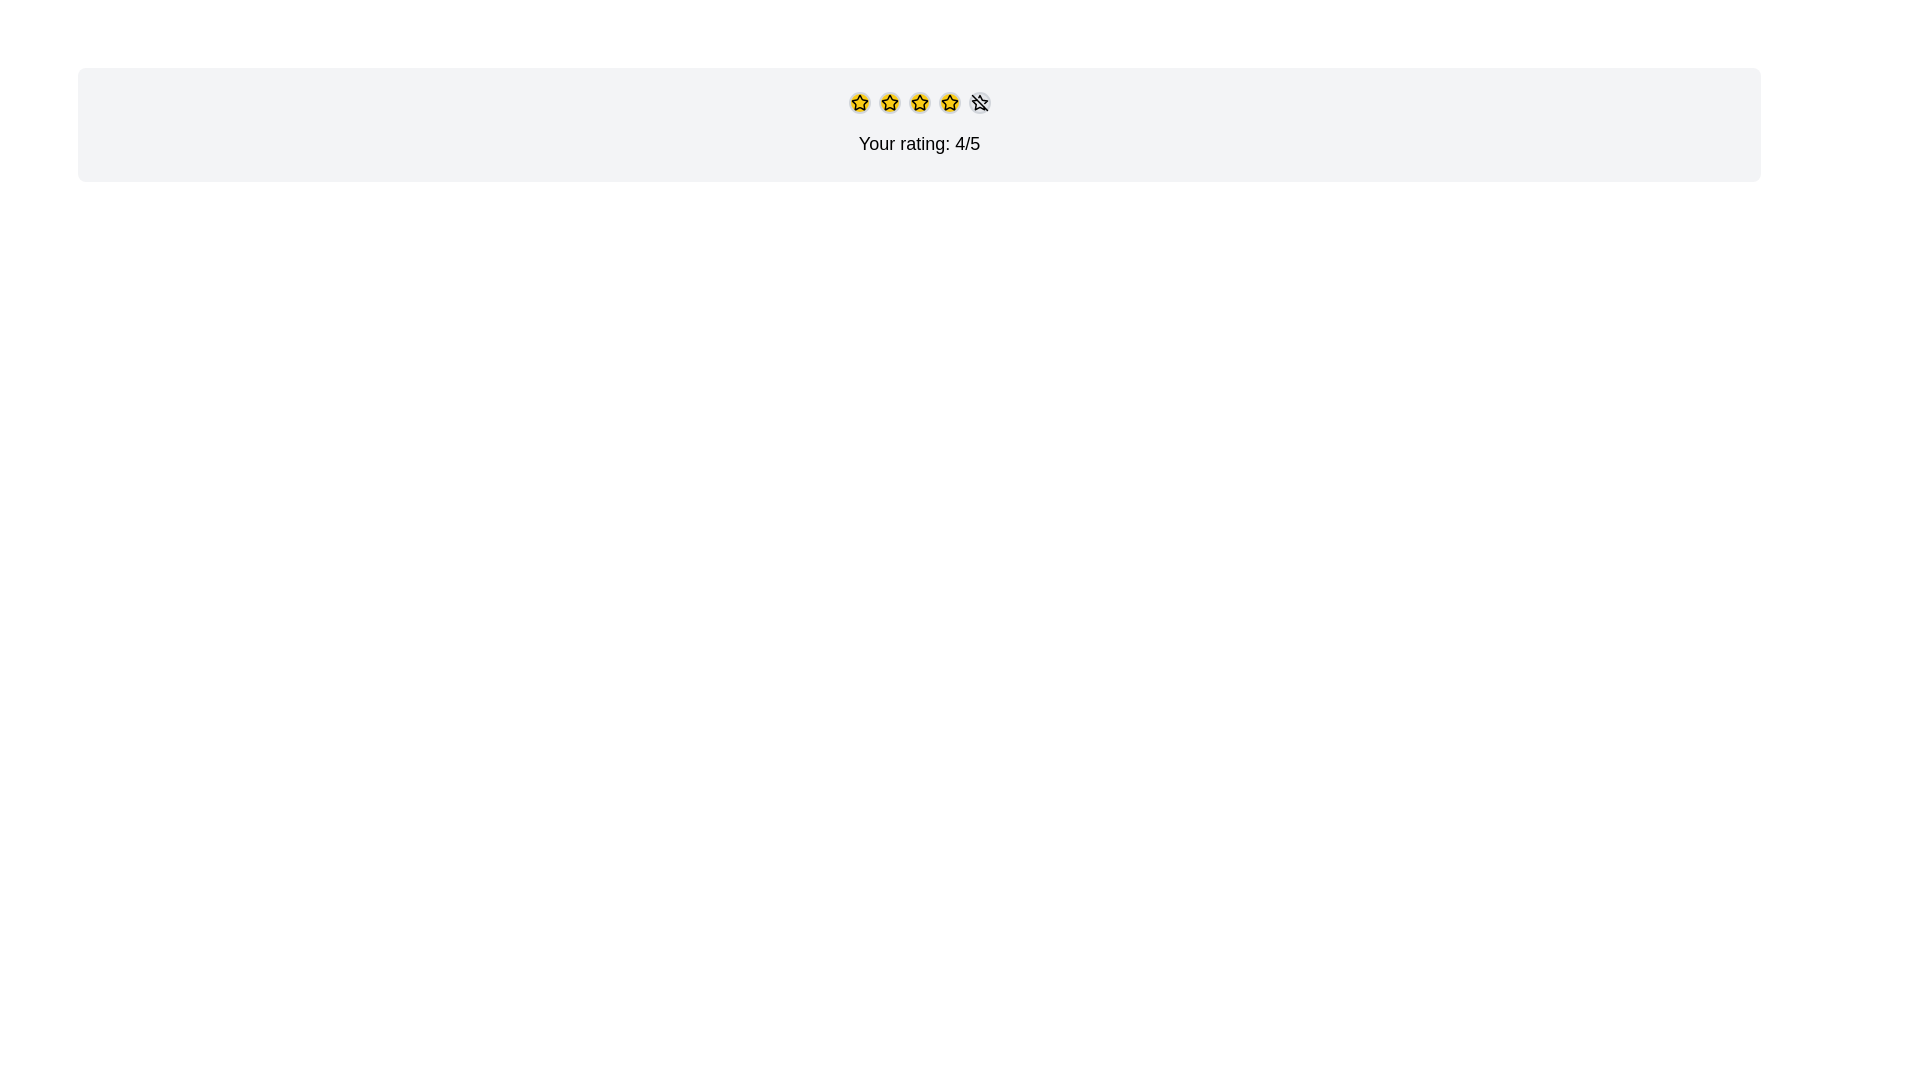 The image size is (1920, 1080). What do you see at coordinates (978, 104) in the screenshot?
I see `the fifth star icon` at bounding box center [978, 104].